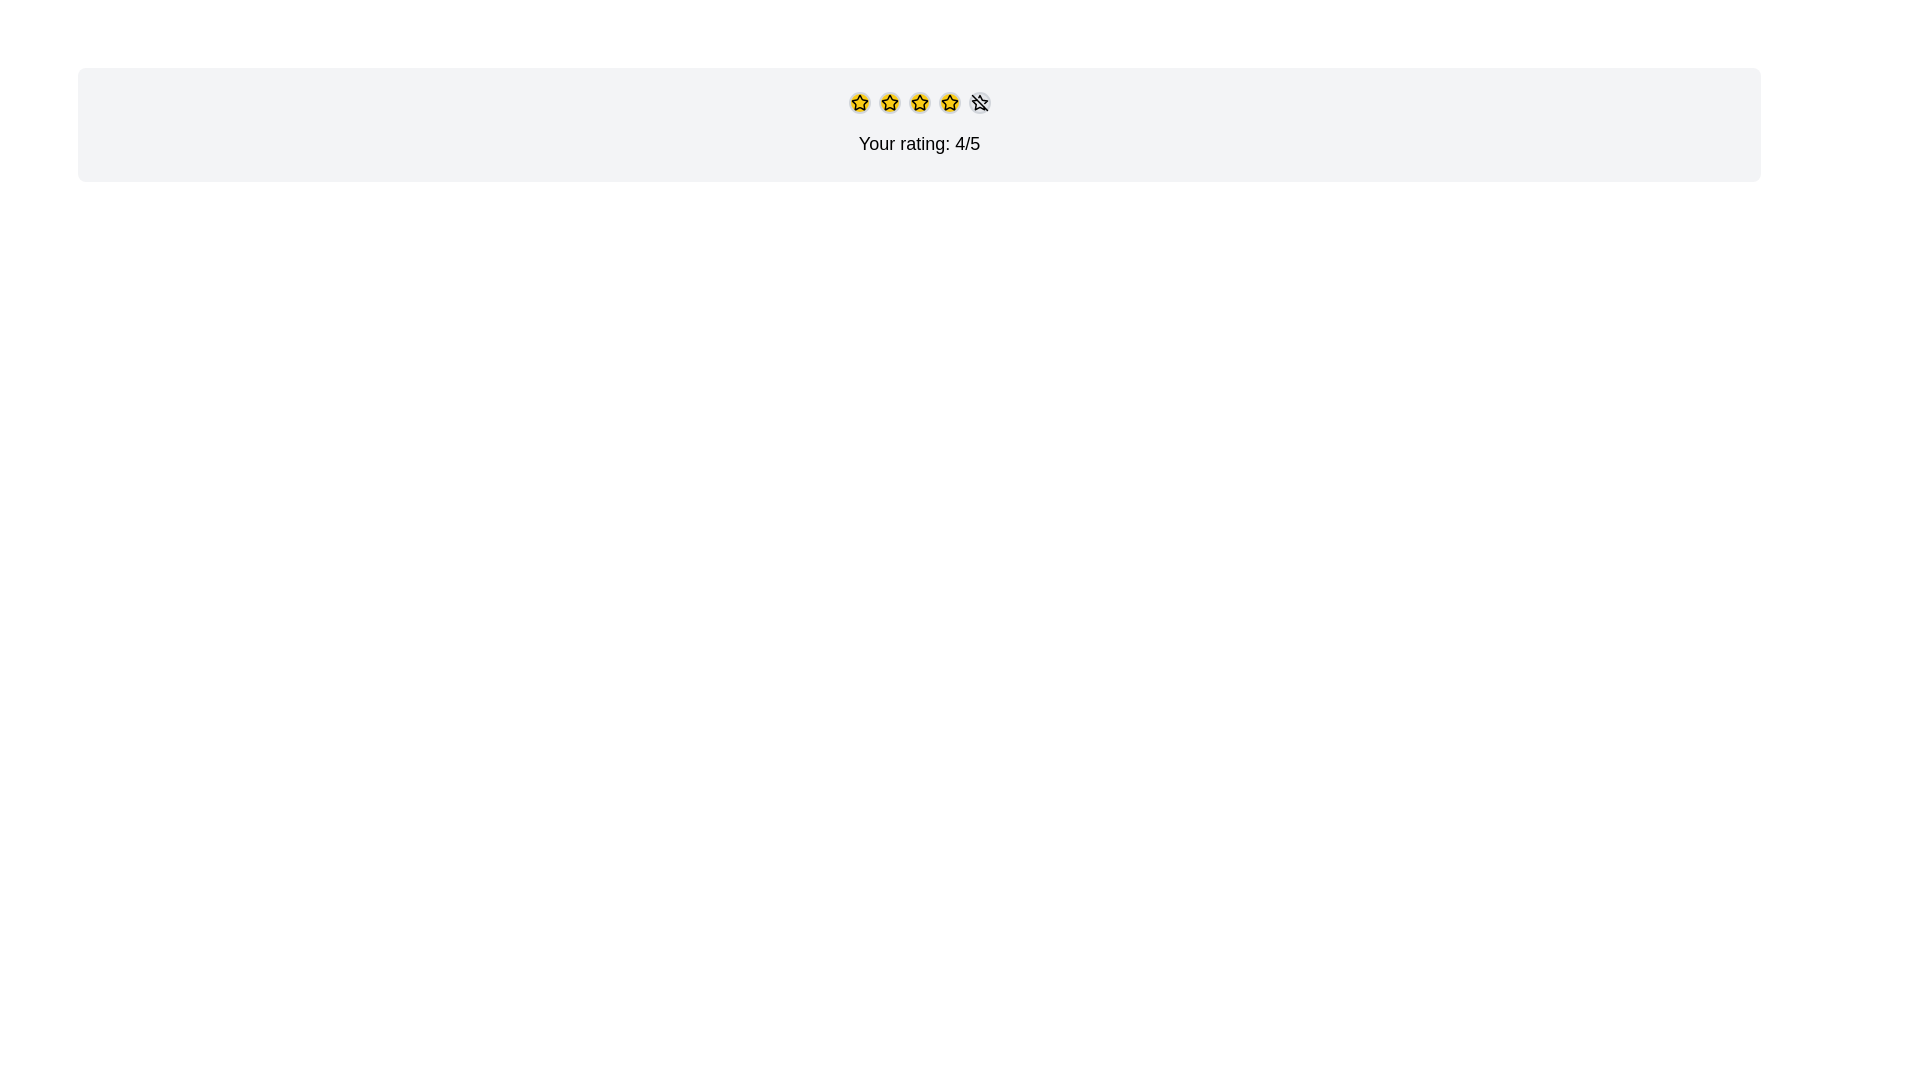 The image size is (1920, 1080). What do you see at coordinates (978, 104) in the screenshot?
I see `the fifth star icon` at bounding box center [978, 104].